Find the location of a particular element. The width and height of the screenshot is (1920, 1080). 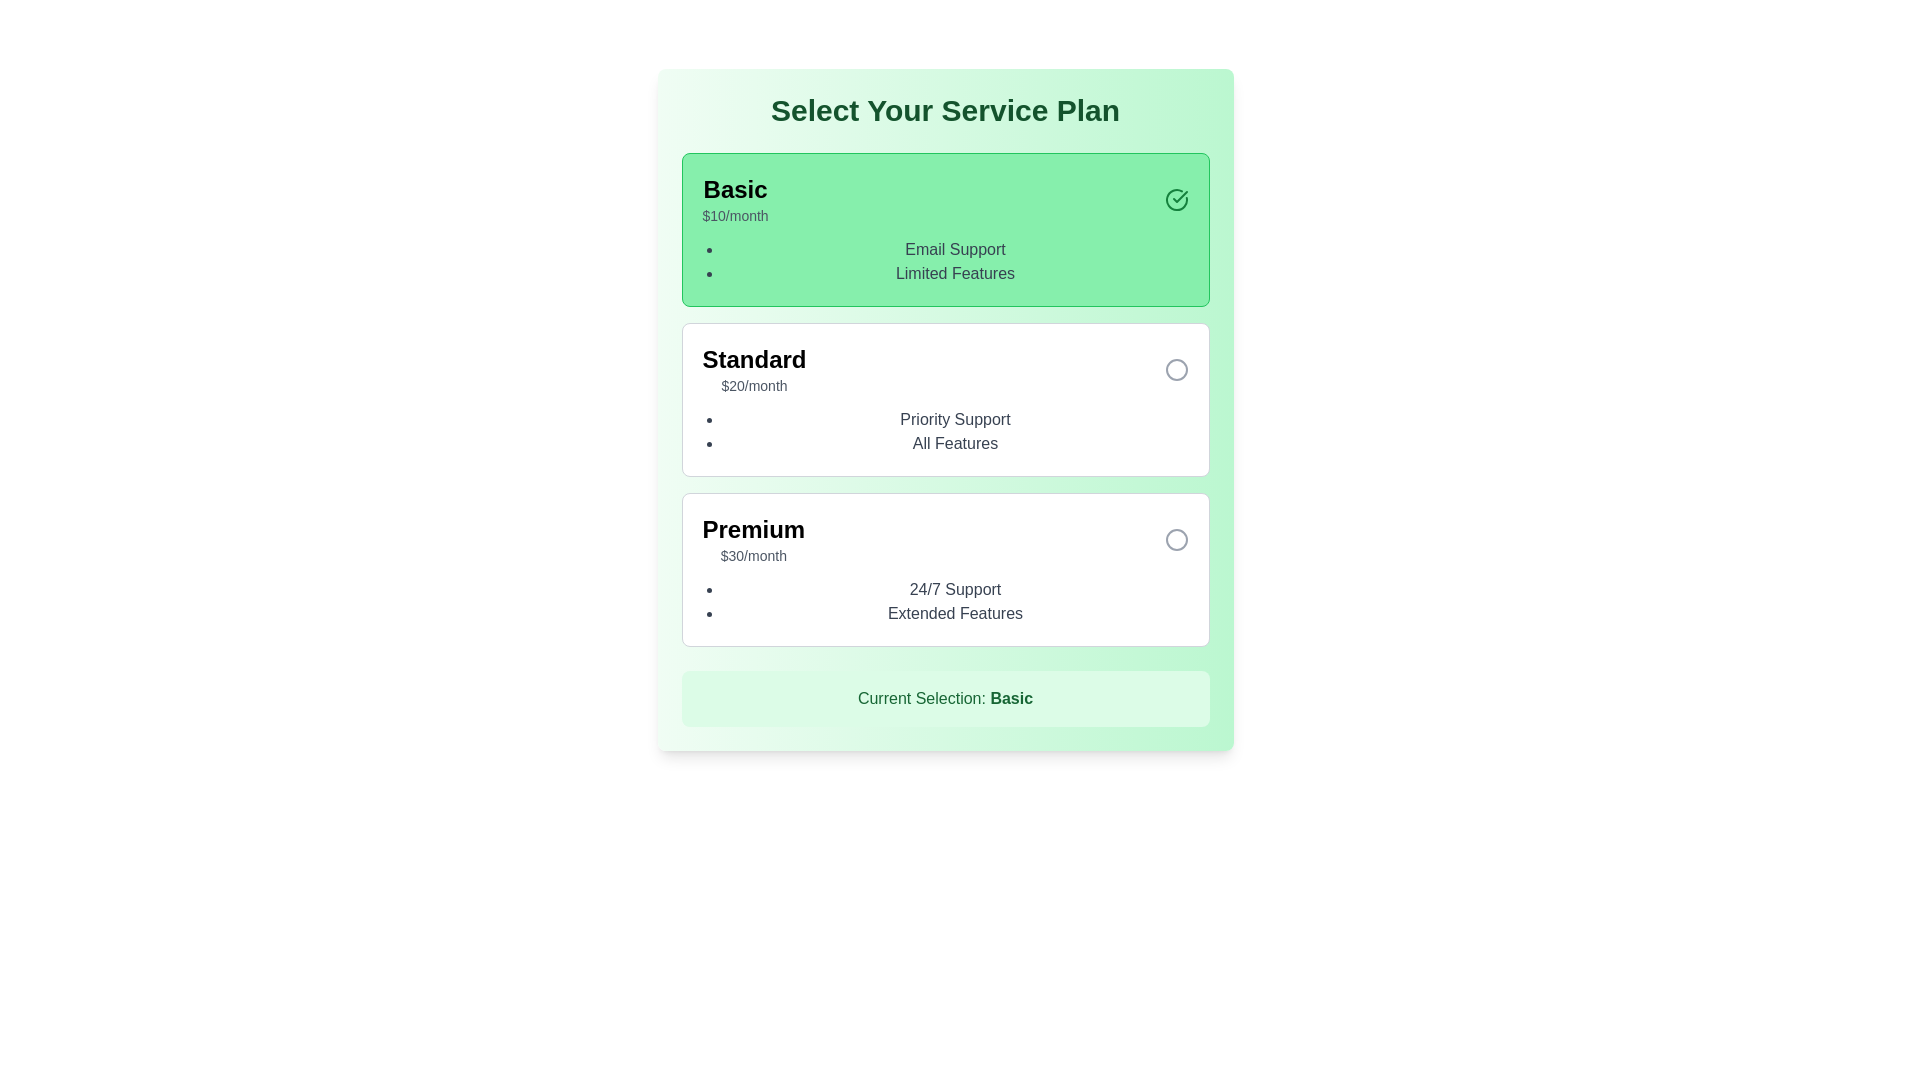

the static text label indicating that the 'Basic' plan includes 'Limited Features', which is the second item in a bulleted list under the 'Basic' service plan section is located at coordinates (954, 273).